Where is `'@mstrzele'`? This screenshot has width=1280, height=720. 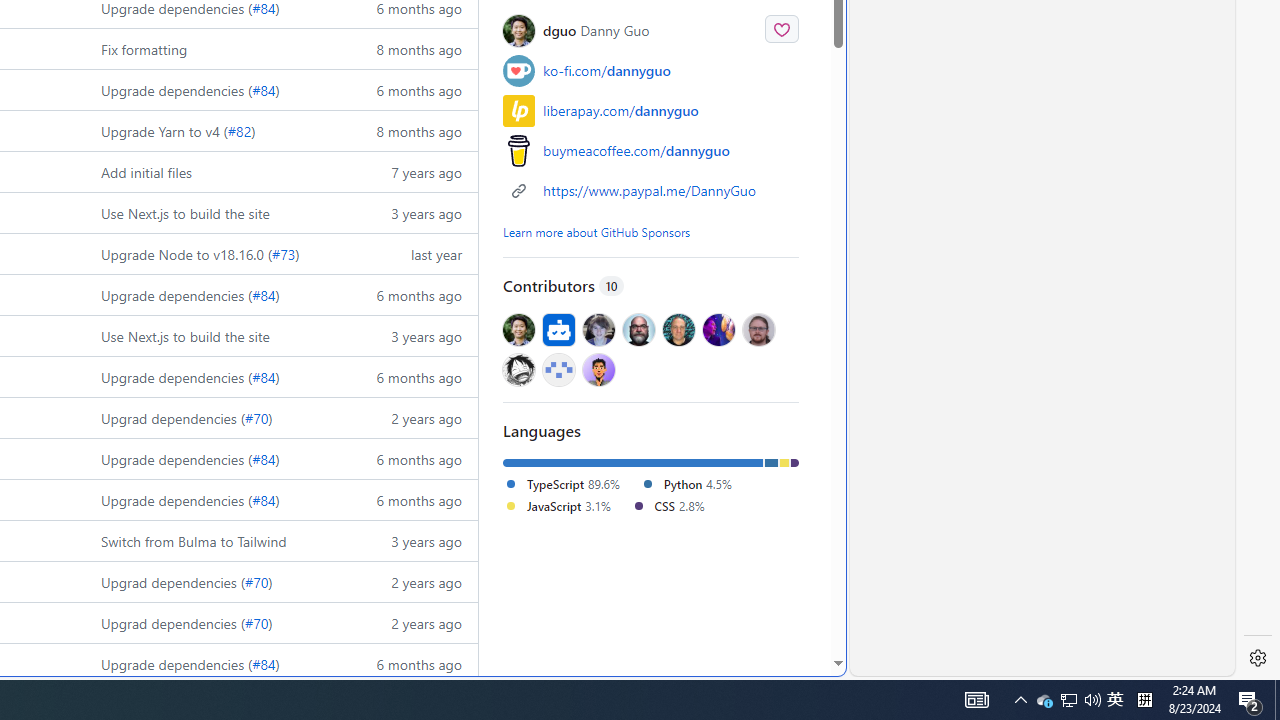
'@mstrzele' is located at coordinates (558, 369).